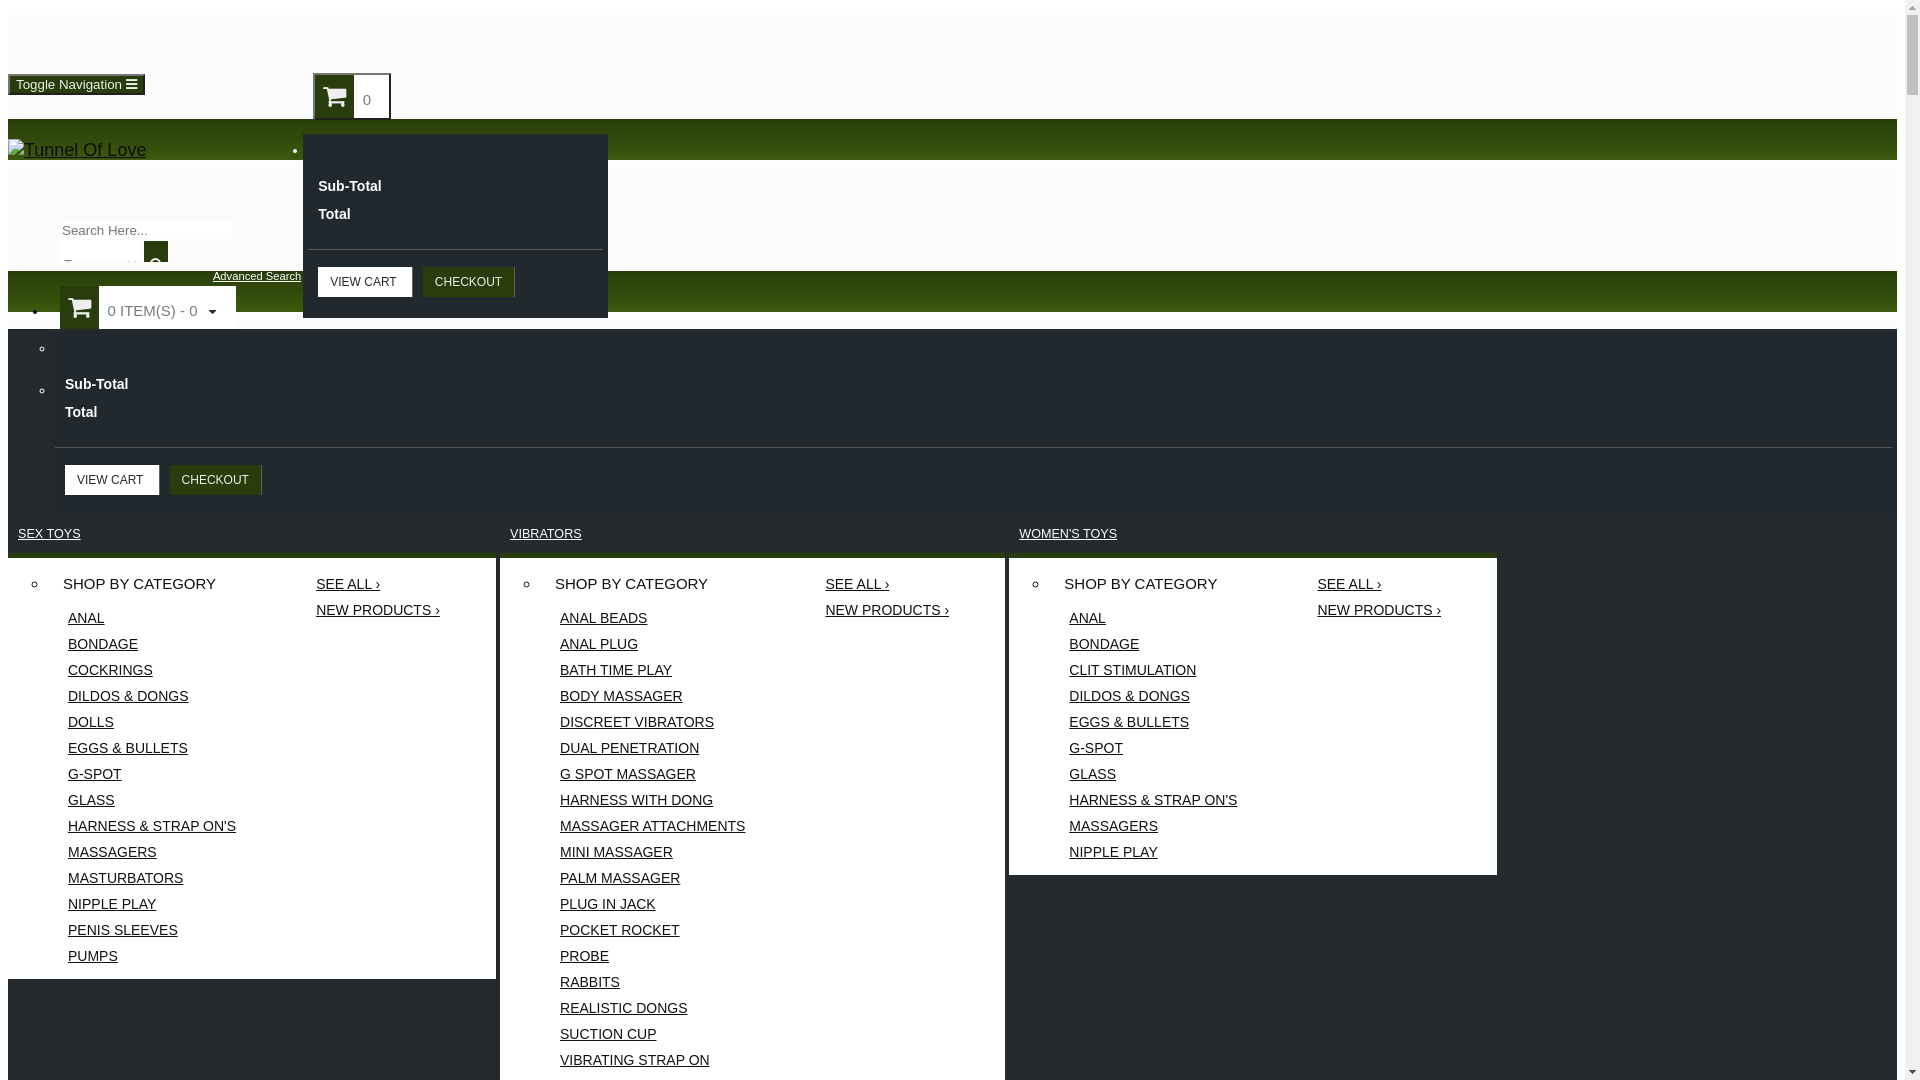  What do you see at coordinates (48, 644) in the screenshot?
I see `'BONDAGE'` at bounding box center [48, 644].